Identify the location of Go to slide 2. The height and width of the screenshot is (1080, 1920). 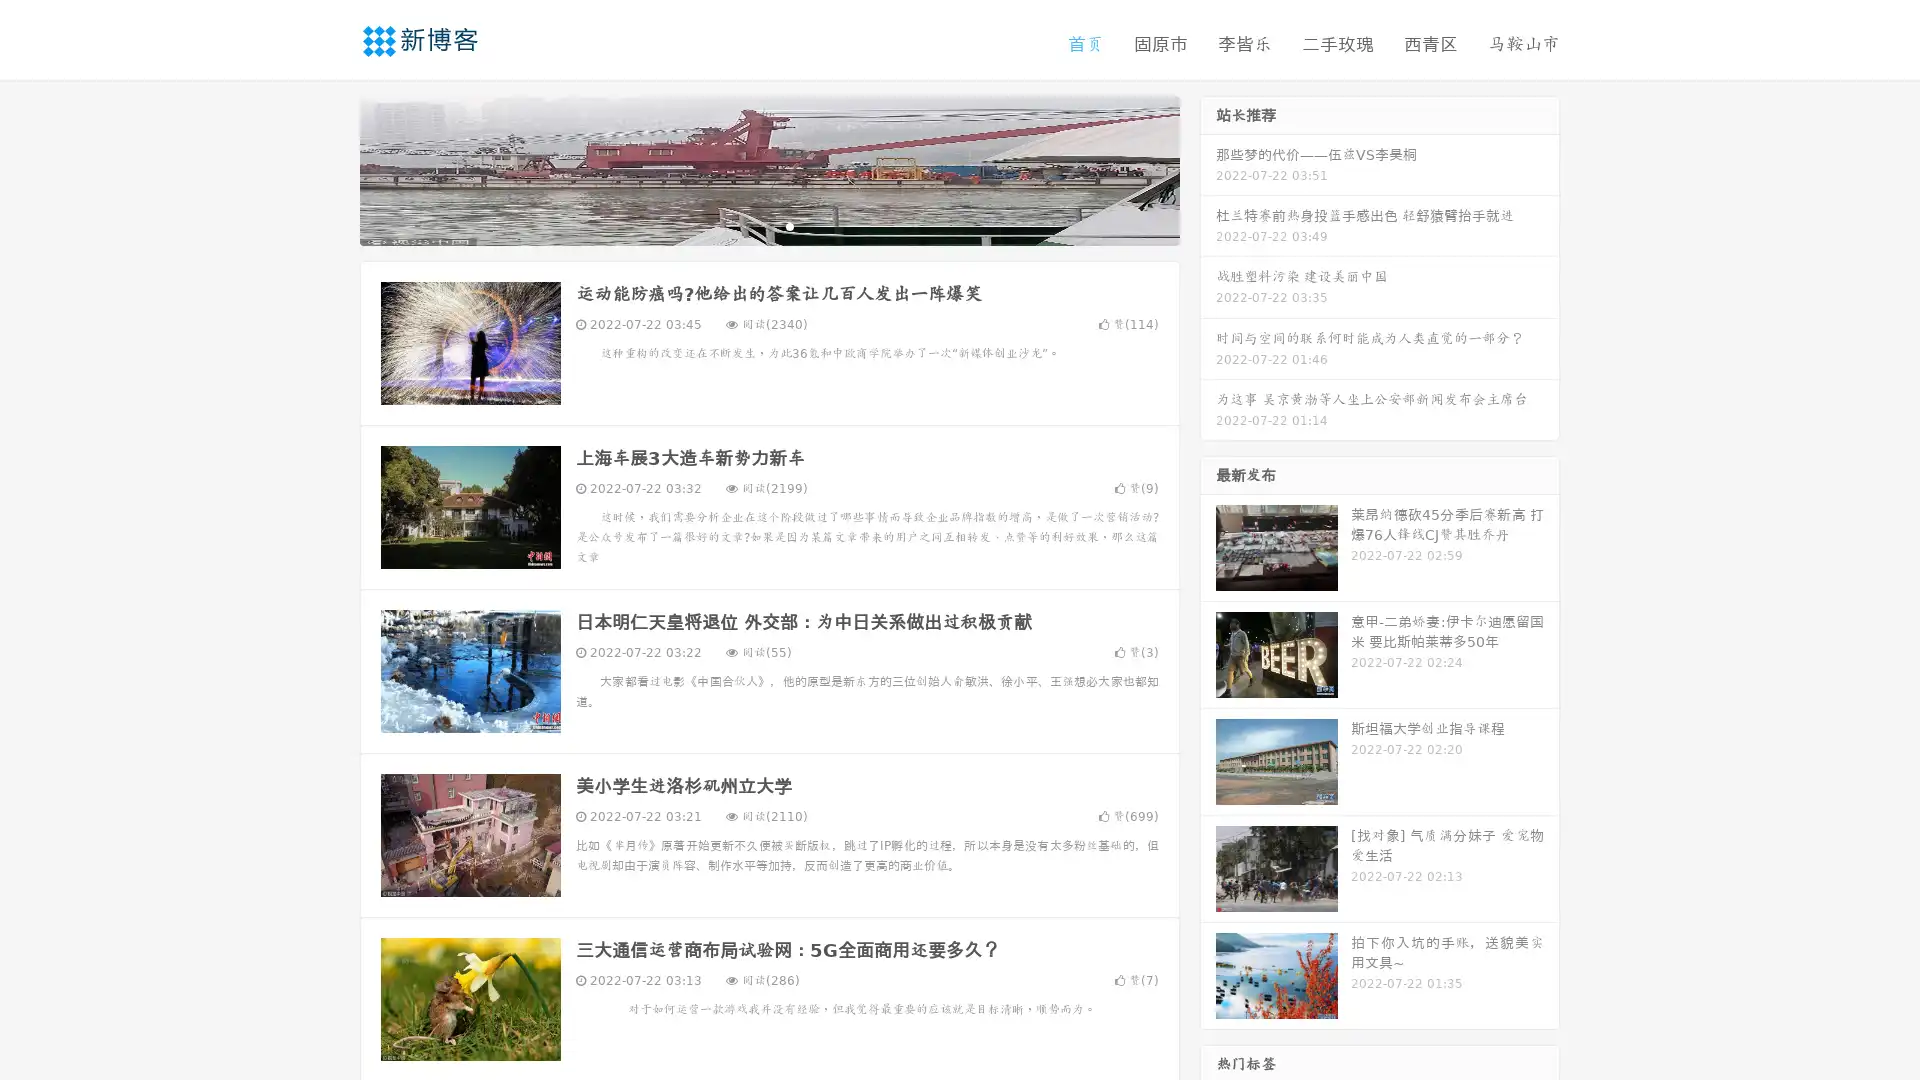
(768, 225).